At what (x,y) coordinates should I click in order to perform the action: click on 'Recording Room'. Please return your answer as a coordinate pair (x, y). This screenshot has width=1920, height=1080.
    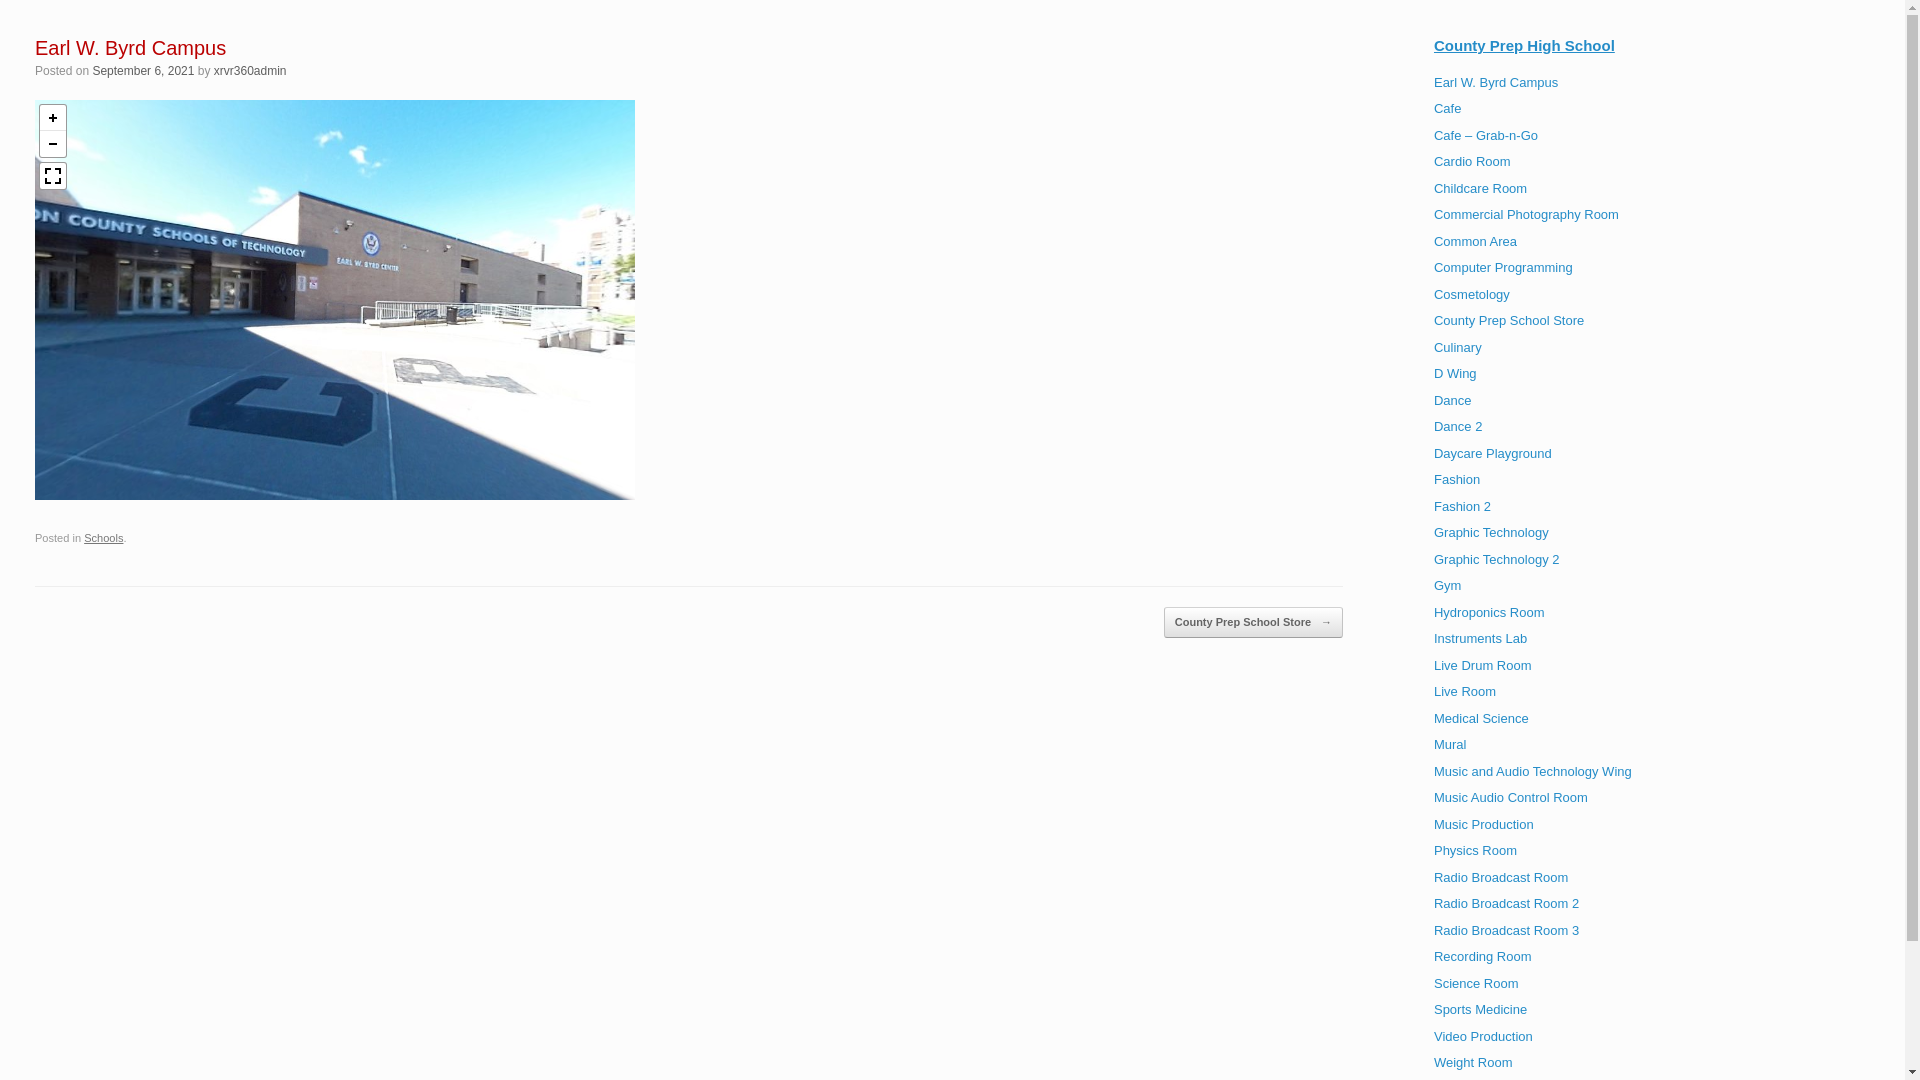
    Looking at the image, I should click on (1483, 955).